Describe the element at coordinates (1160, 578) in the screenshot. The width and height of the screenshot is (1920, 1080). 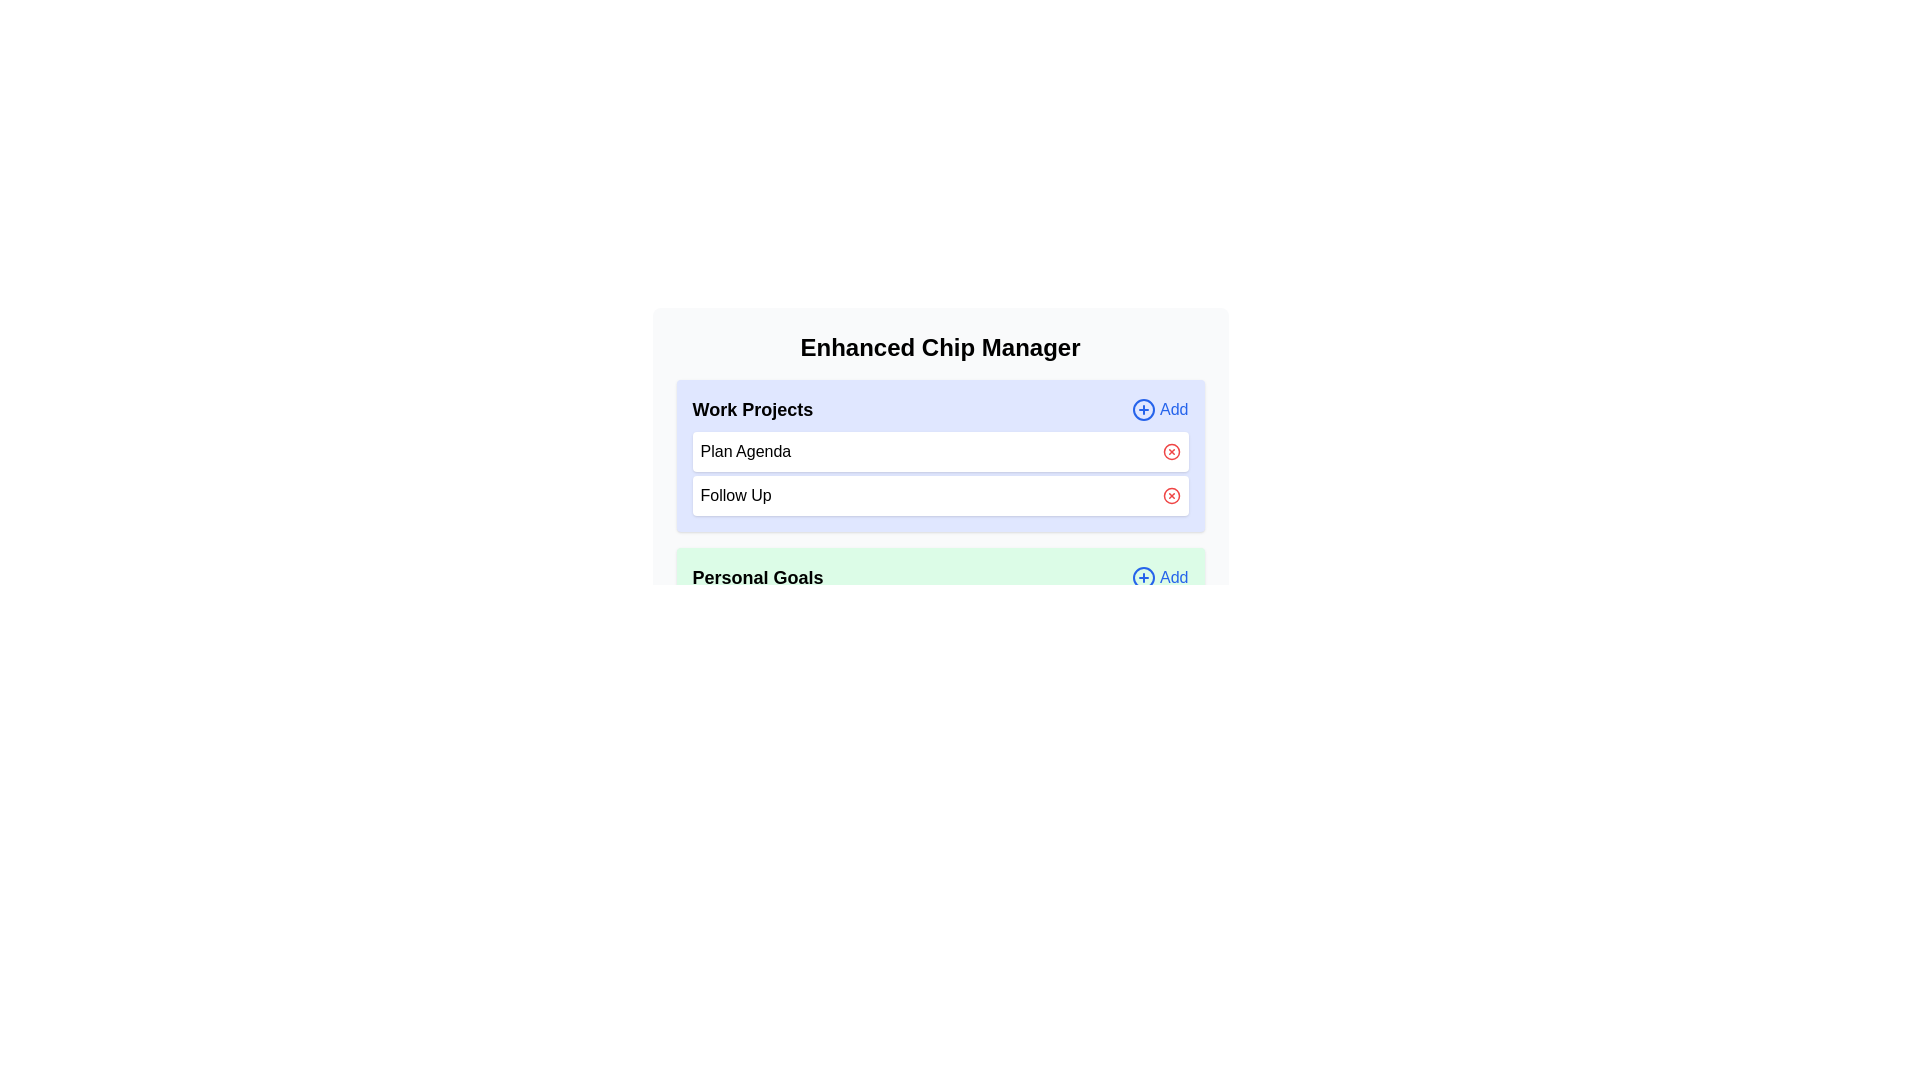
I see `the 'Add' button for the category Personal Goals` at that location.